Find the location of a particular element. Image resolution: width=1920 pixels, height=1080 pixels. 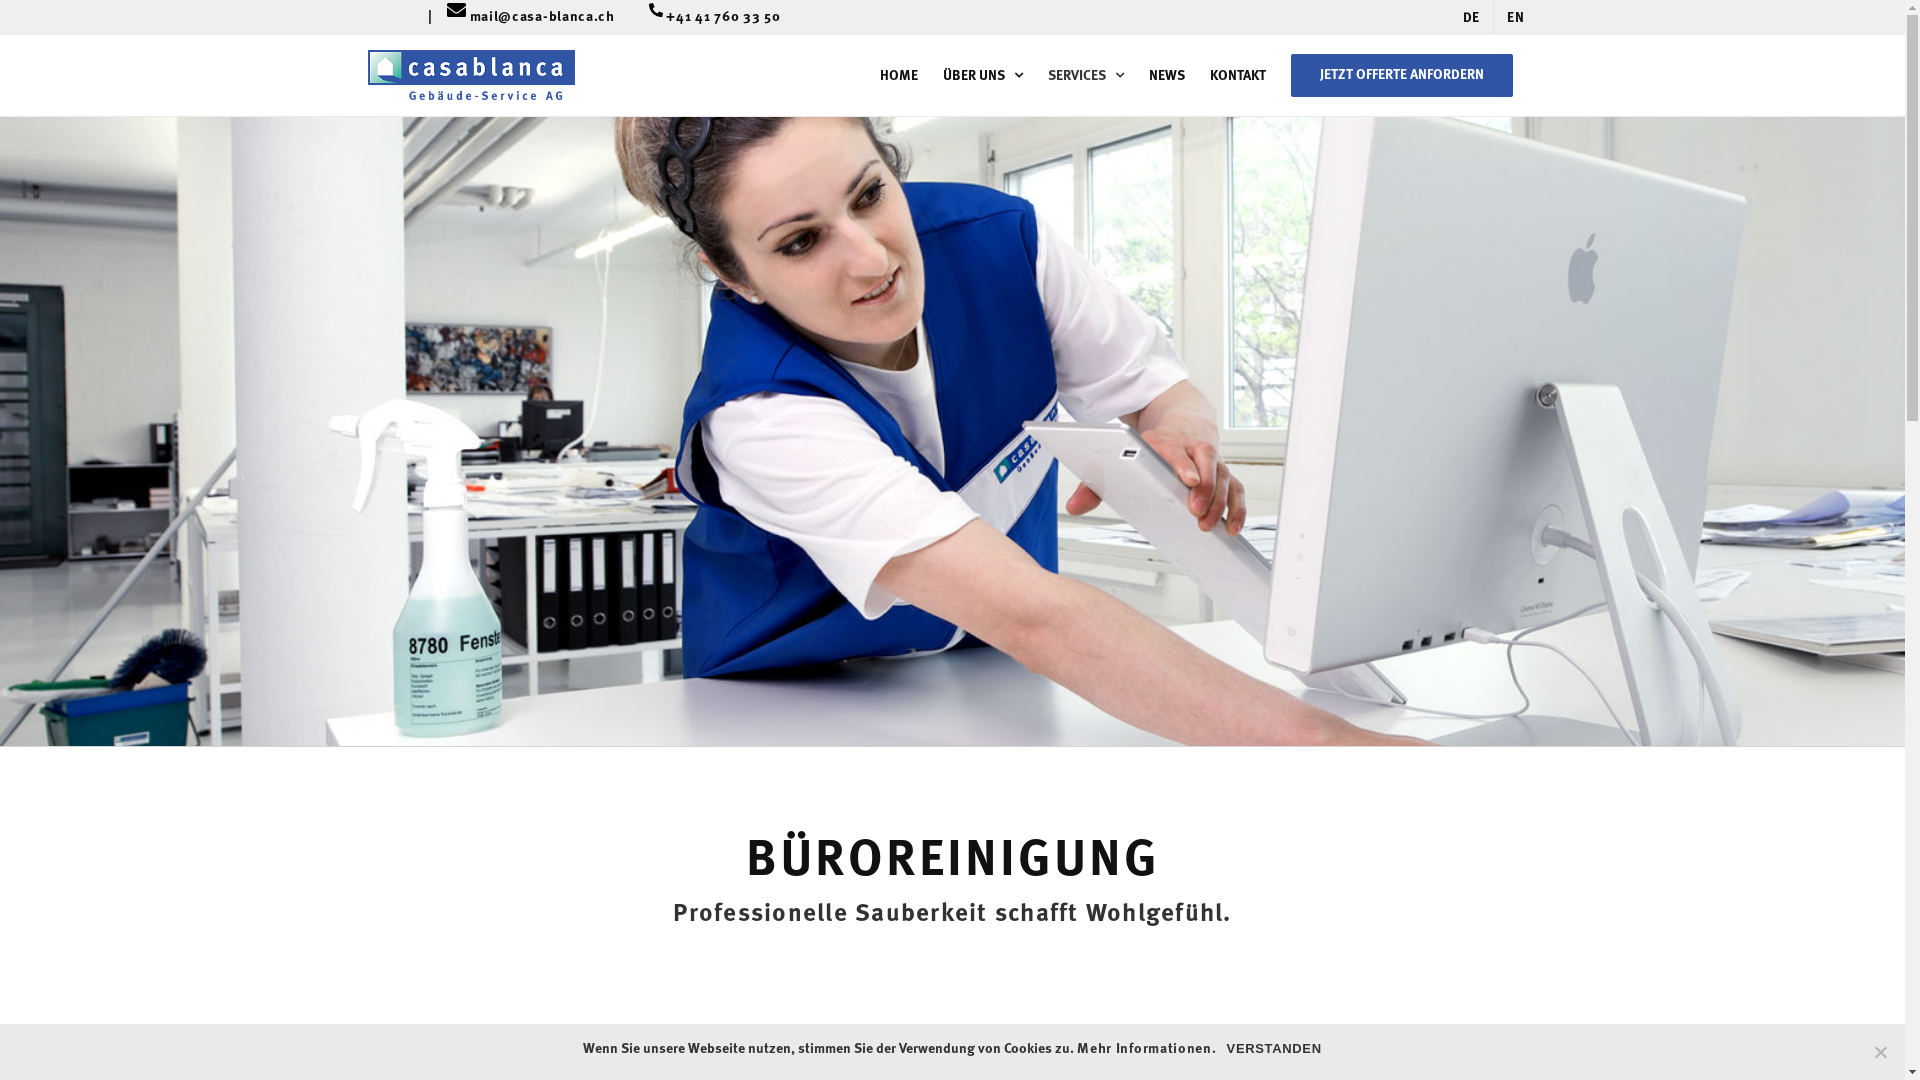

'KONTAKT' is located at coordinates (1237, 74).